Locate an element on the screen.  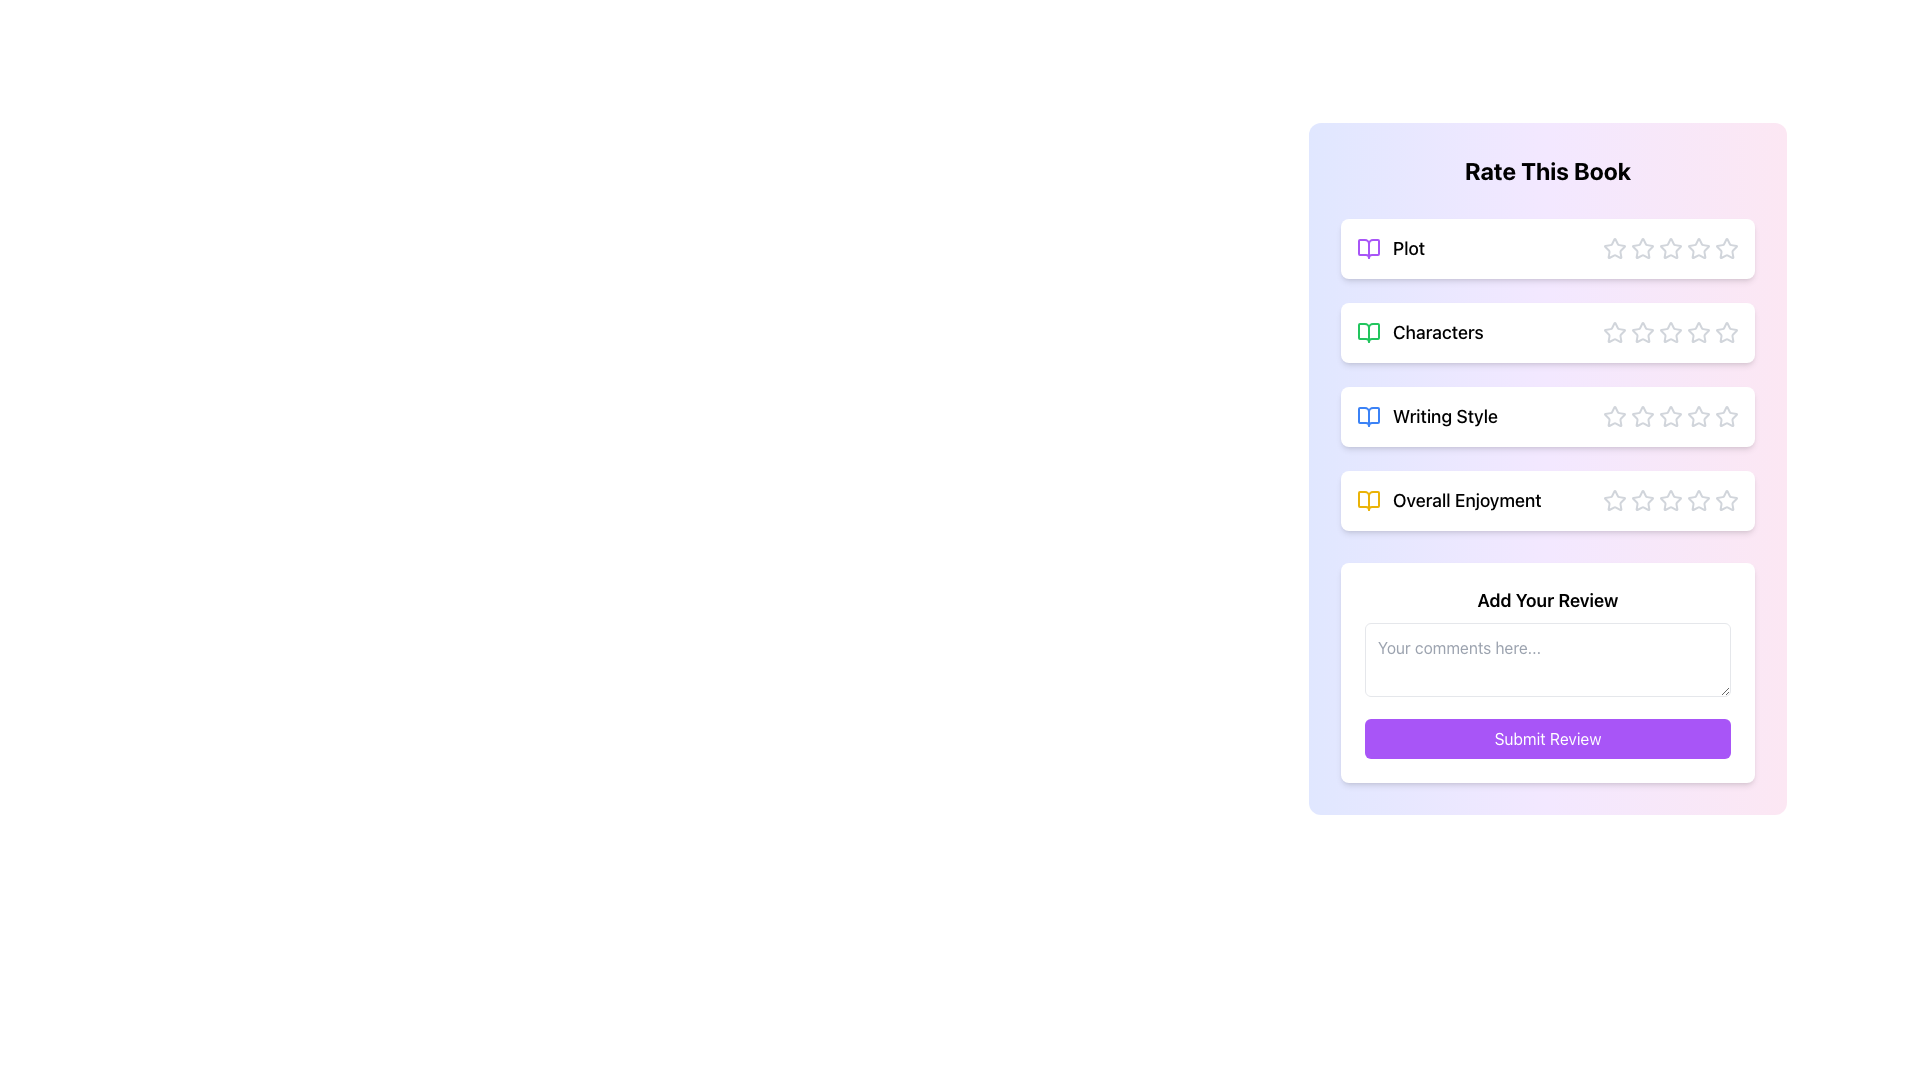
the second hollow star icon in the third row of the 'Writing Style' rating section is located at coordinates (1670, 415).